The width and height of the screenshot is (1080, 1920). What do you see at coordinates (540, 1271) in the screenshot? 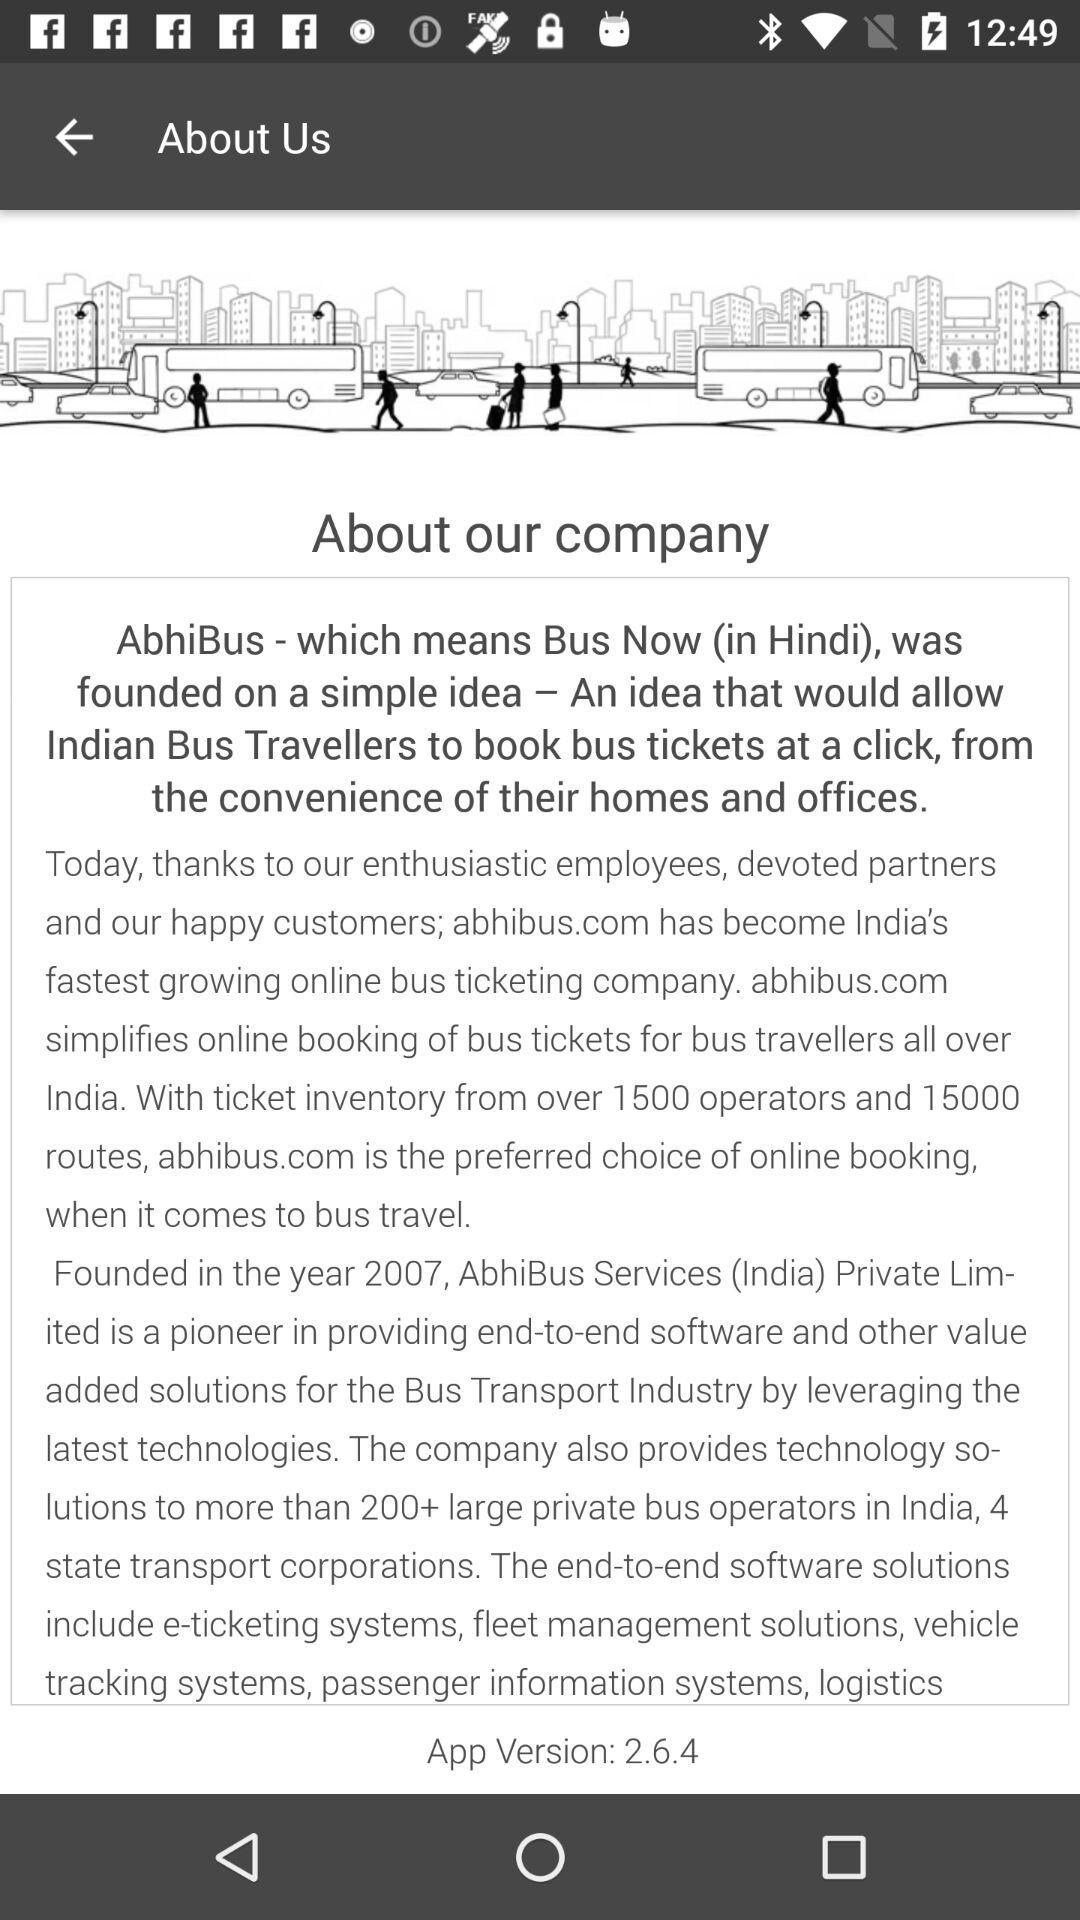
I see `the item below the abhibus which means` at bounding box center [540, 1271].